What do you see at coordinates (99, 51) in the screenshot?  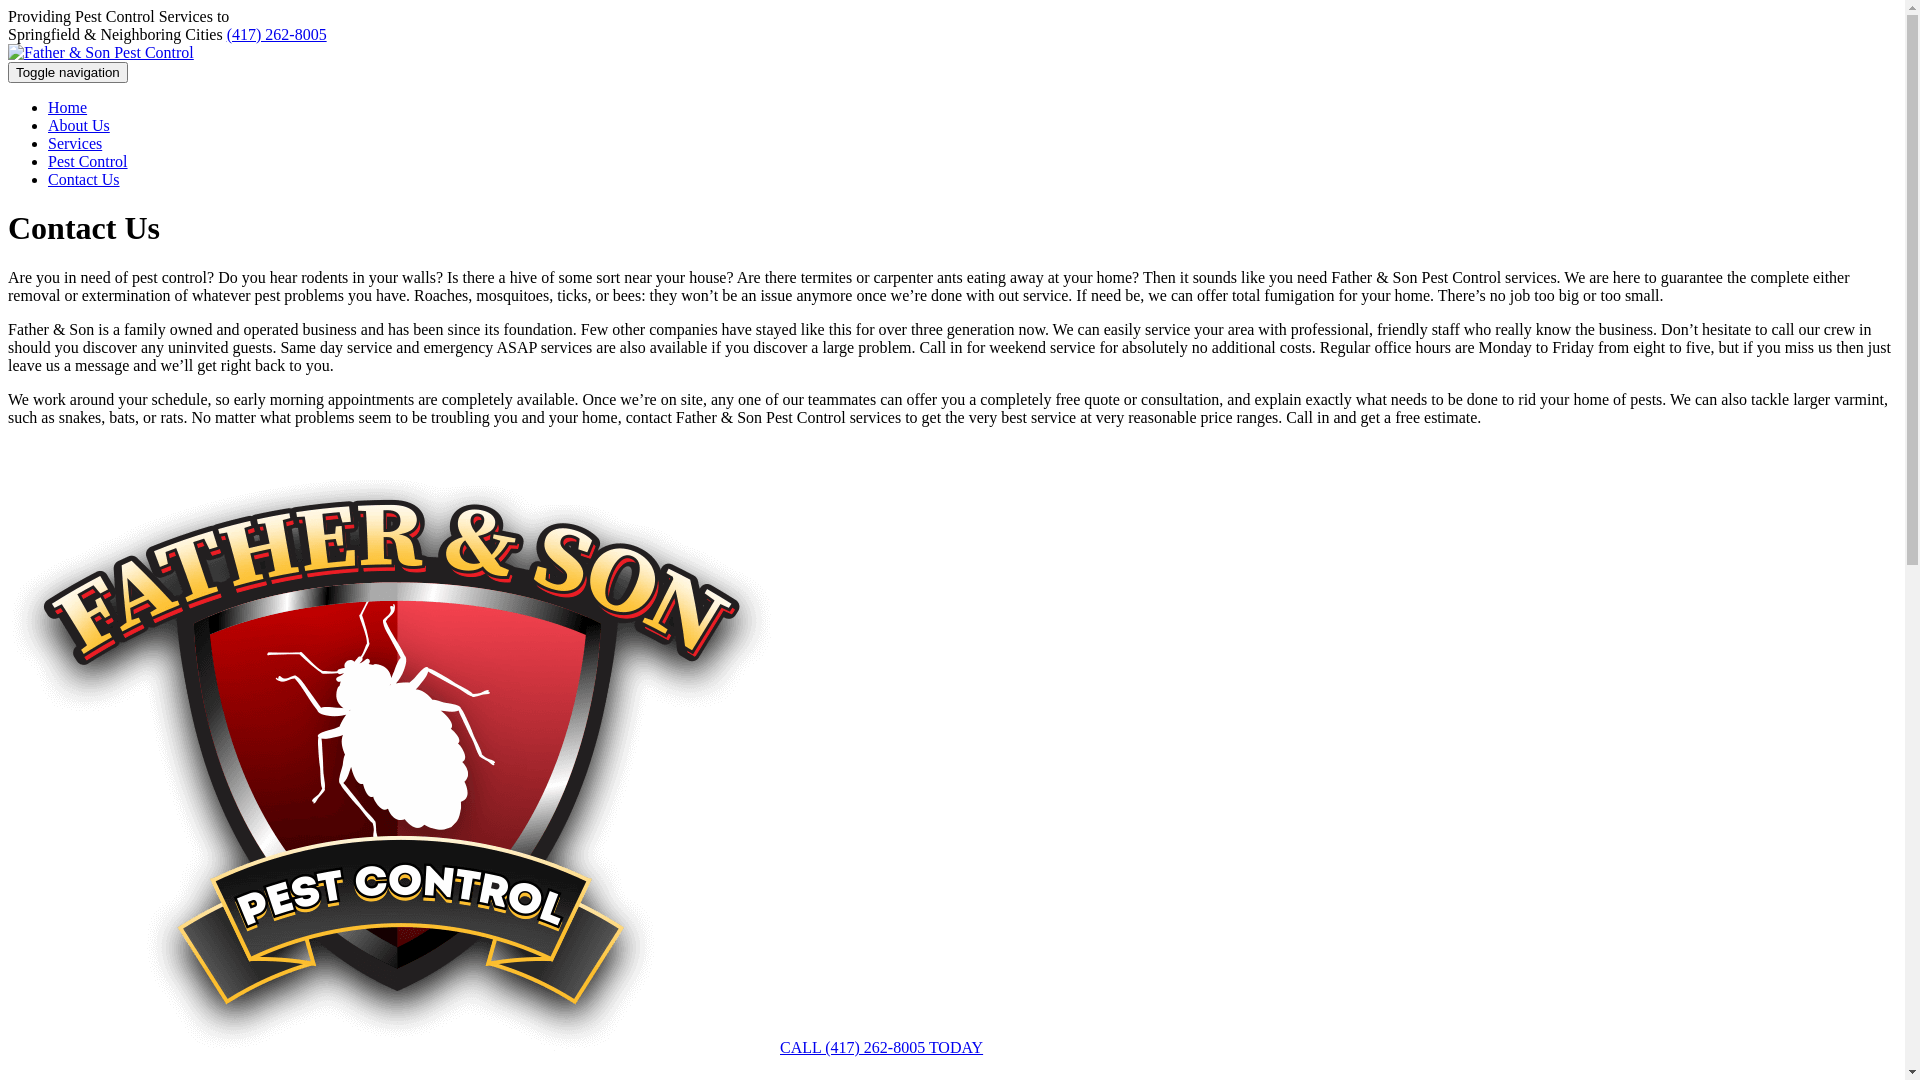 I see `'Father & Son Pest Control'` at bounding box center [99, 51].